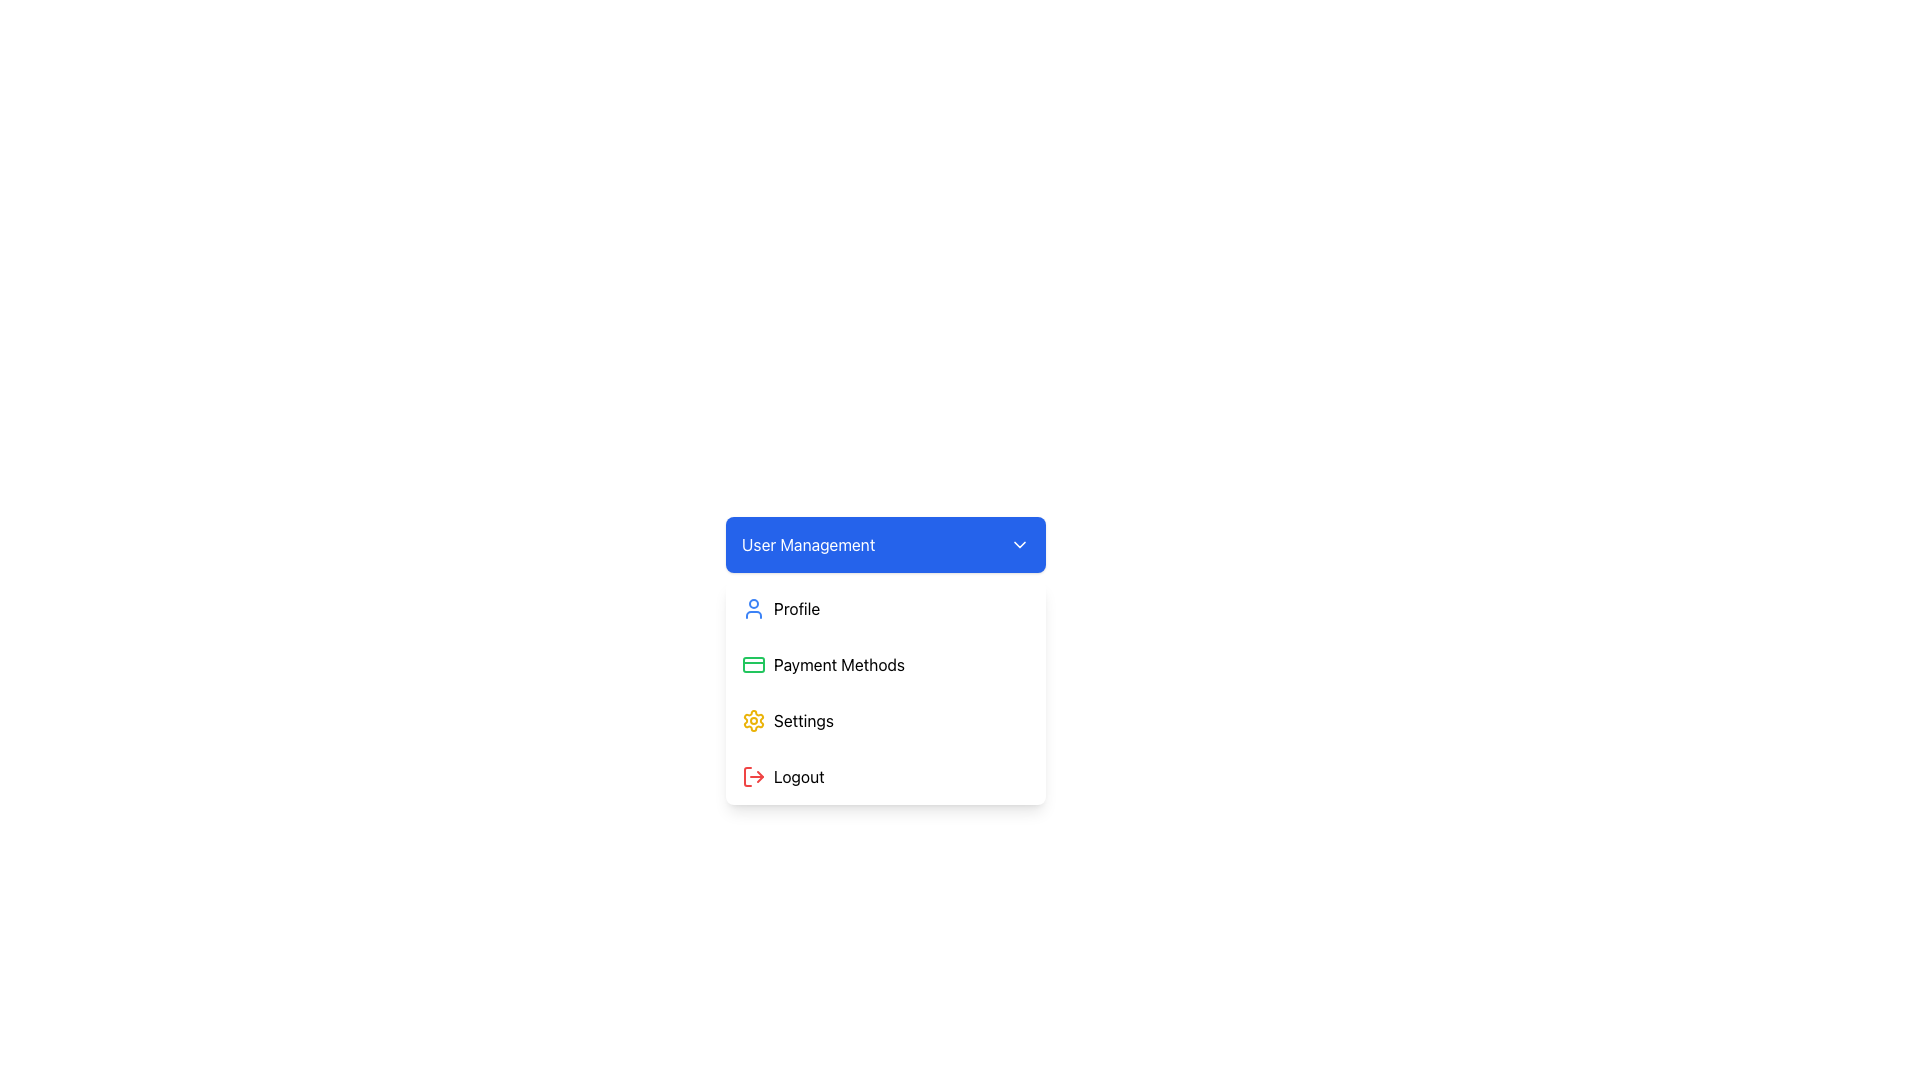 Image resolution: width=1920 pixels, height=1080 pixels. What do you see at coordinates (752, 664) in the screenshot?
I see `the credit card icon with green outlines located near the left of the 'Payment Methods' text in the dropdown menu under the 'User Management' section` at bounding box center [752, 664].